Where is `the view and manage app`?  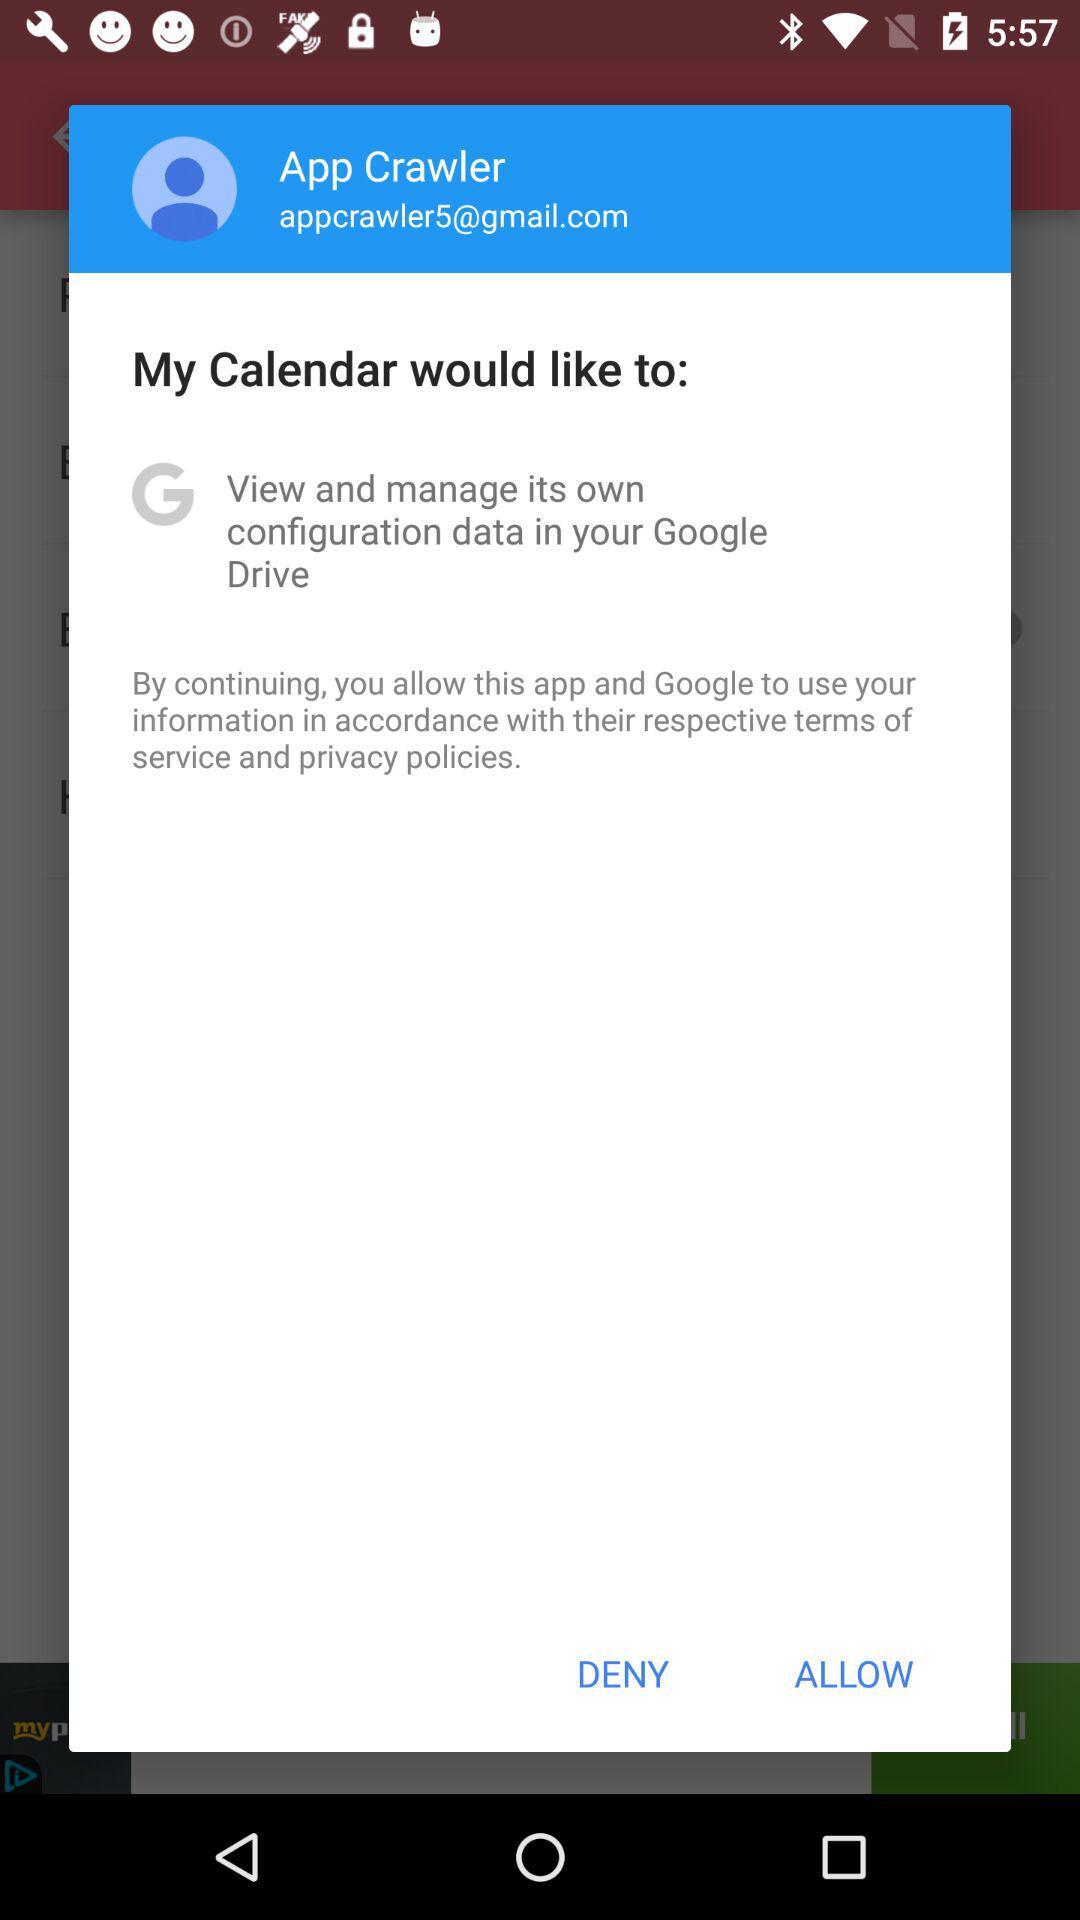
the view and manage app is located at coordinates (540, 530).